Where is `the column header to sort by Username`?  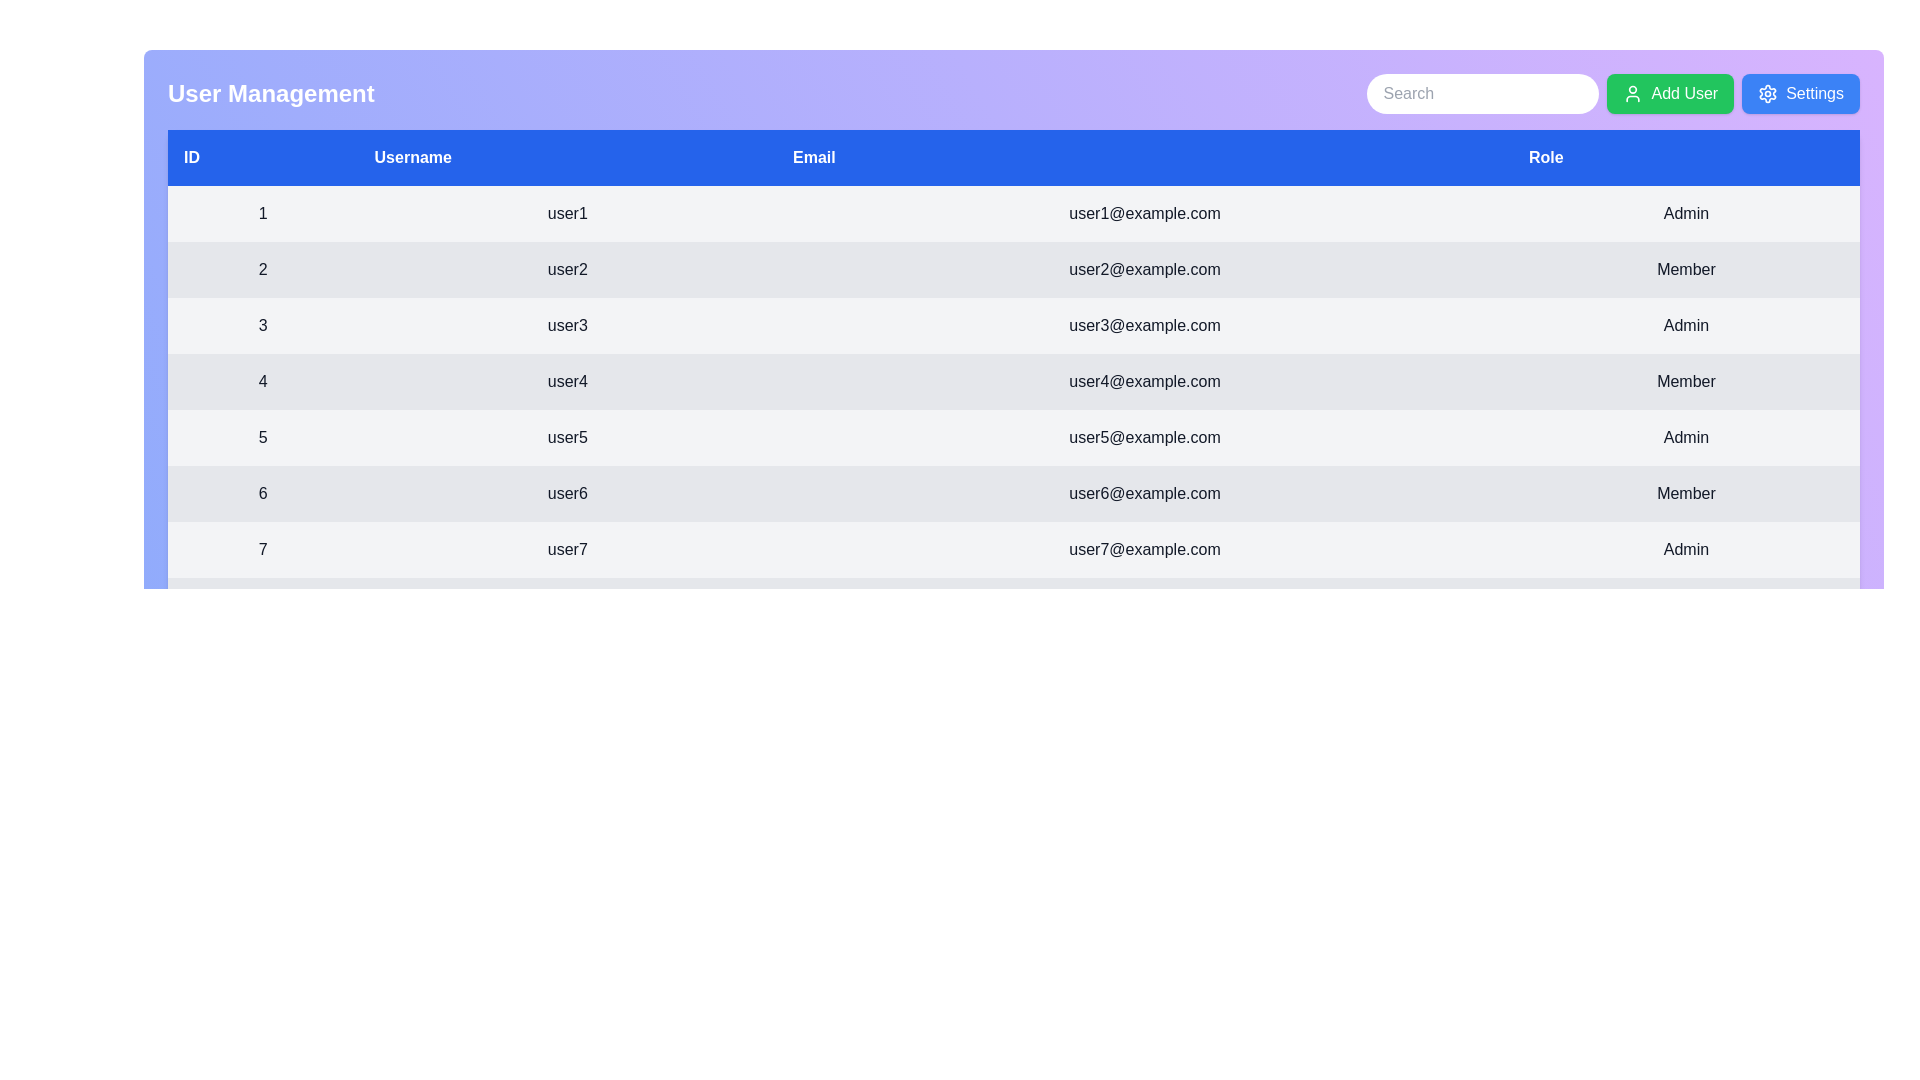
the column header to sort by Username is located at coordinates (565, 157).